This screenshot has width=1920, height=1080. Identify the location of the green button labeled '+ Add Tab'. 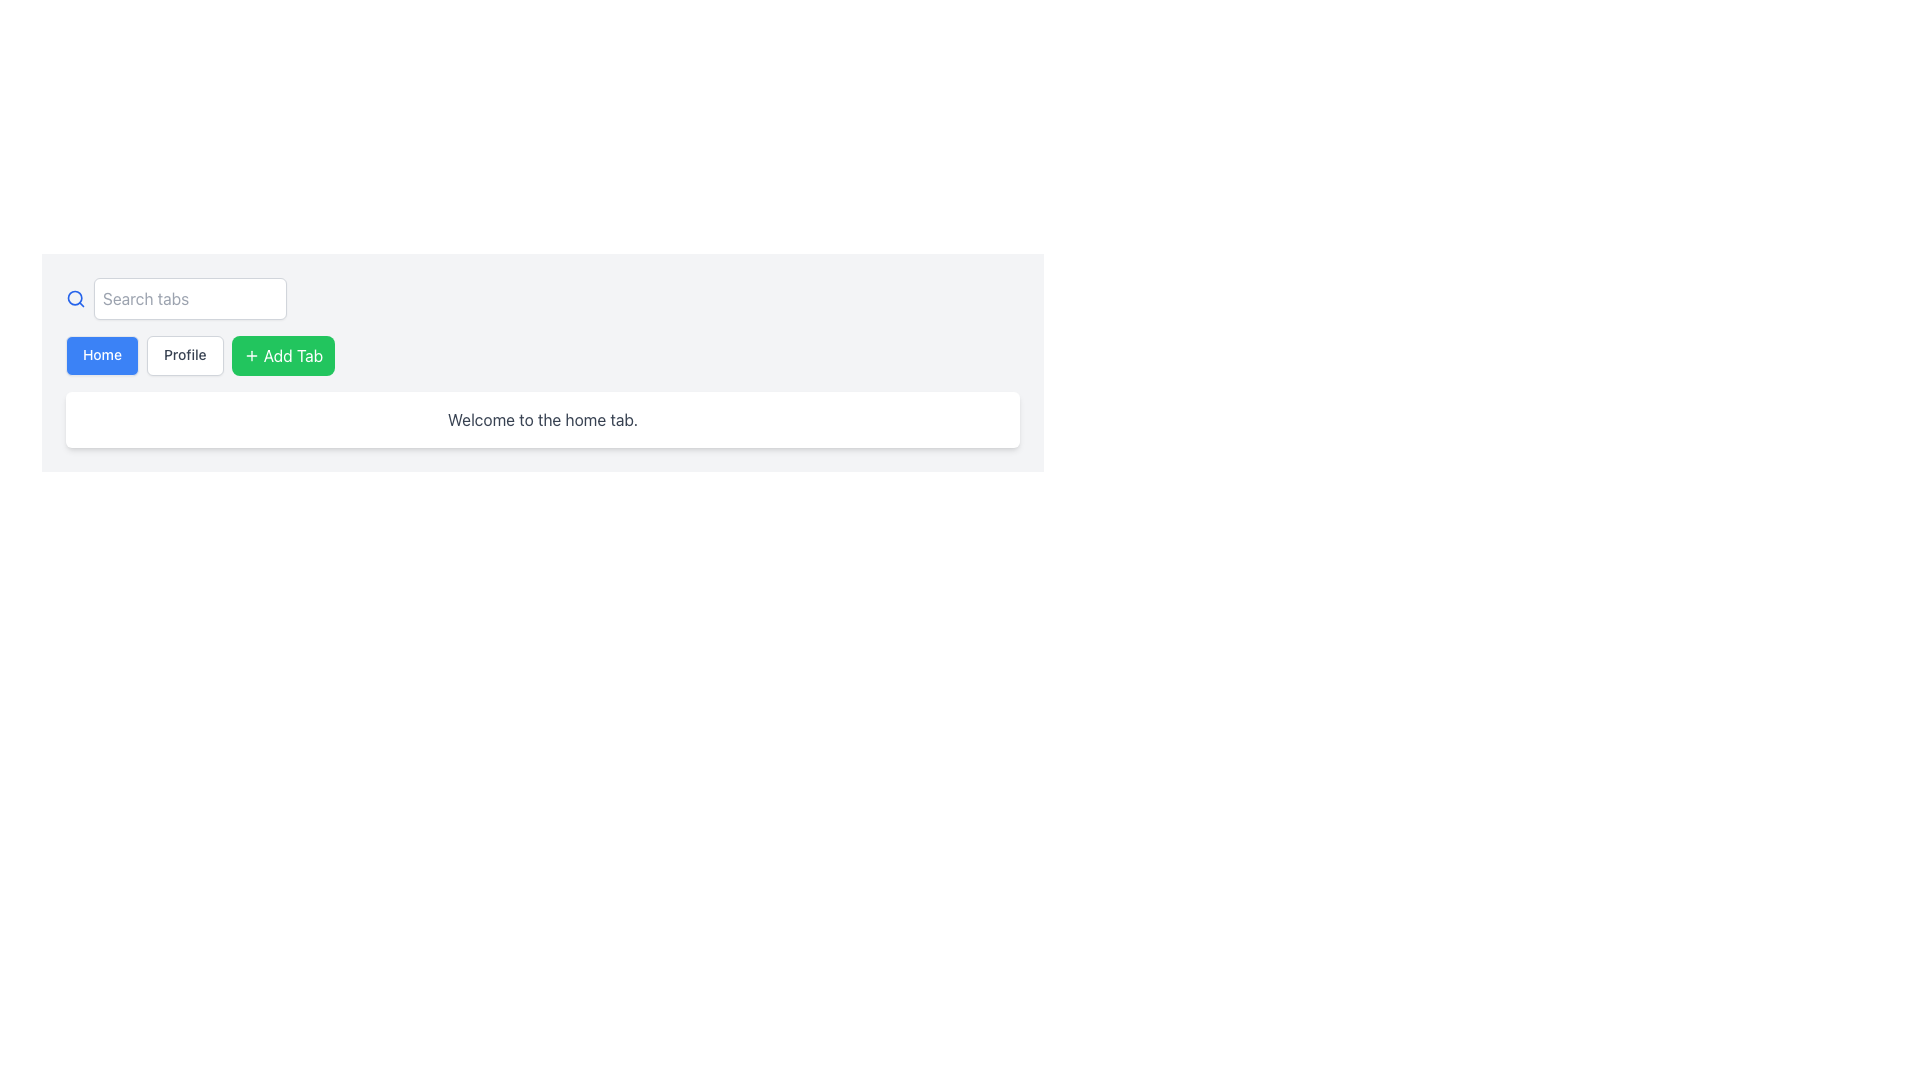
(282, 354).